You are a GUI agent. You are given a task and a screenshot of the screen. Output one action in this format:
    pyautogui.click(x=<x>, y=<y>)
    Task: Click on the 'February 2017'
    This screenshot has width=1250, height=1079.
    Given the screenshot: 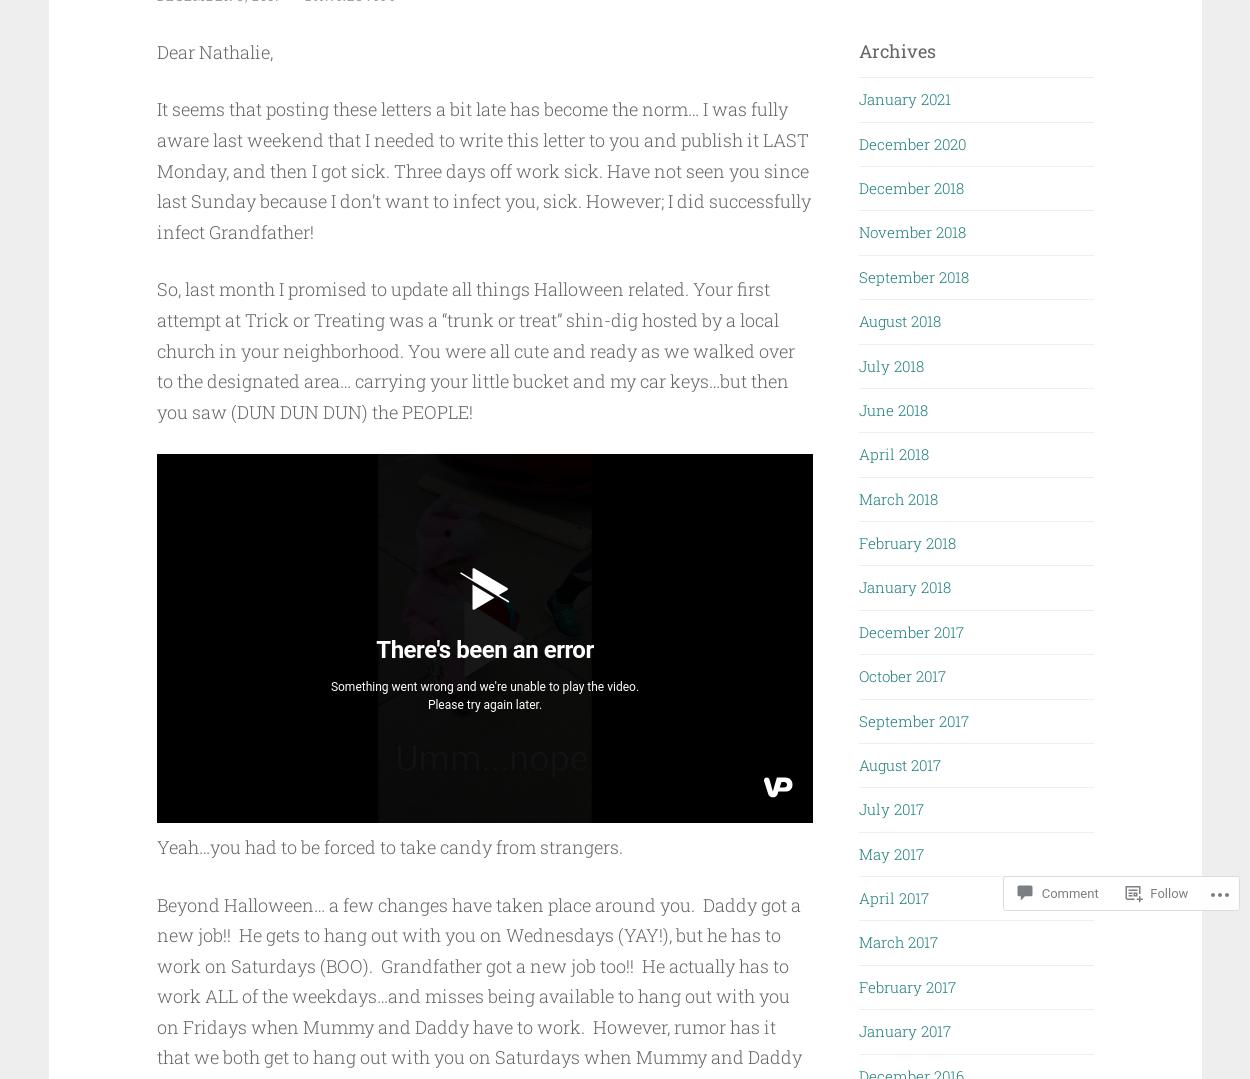 What is the action you would take?
    pyautogui.click(x=858, y=984)
    